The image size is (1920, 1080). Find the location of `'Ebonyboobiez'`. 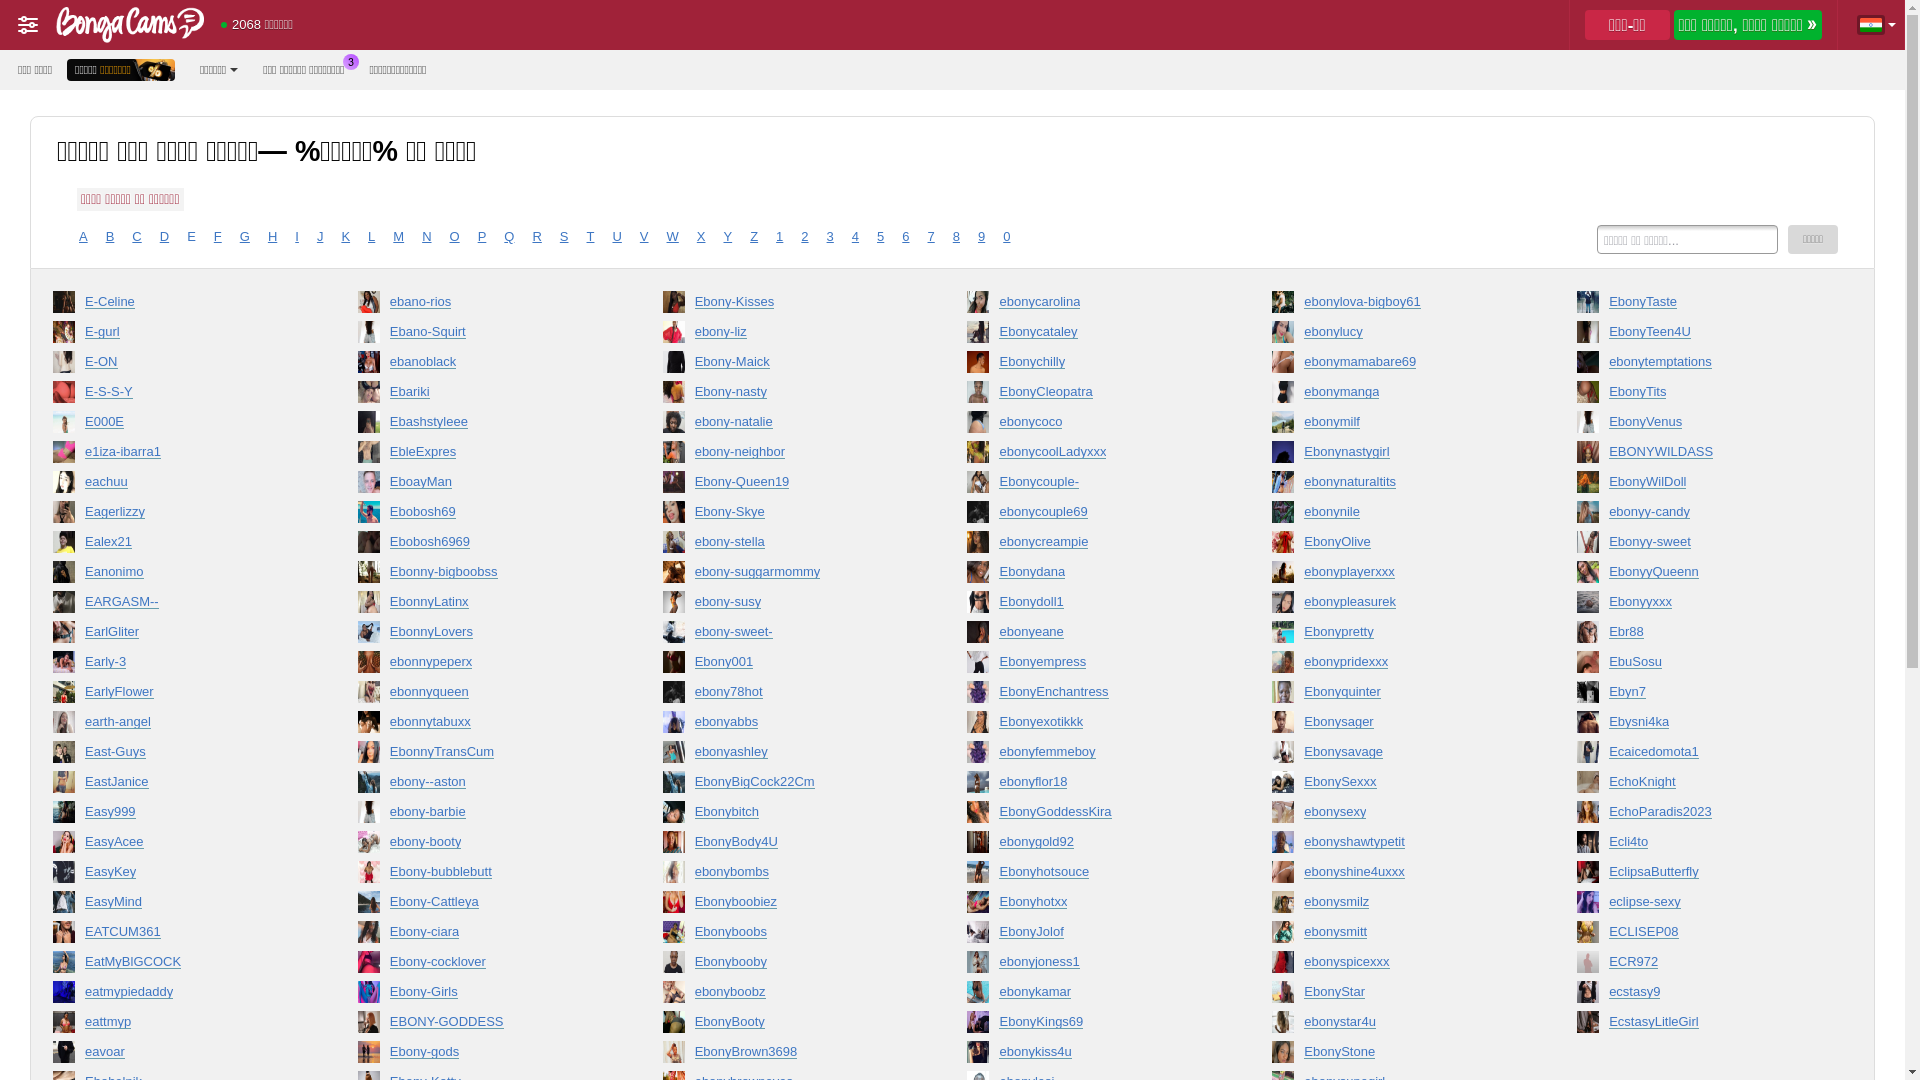

'Ebonyboobiez' is located at coordinates (786, 906).